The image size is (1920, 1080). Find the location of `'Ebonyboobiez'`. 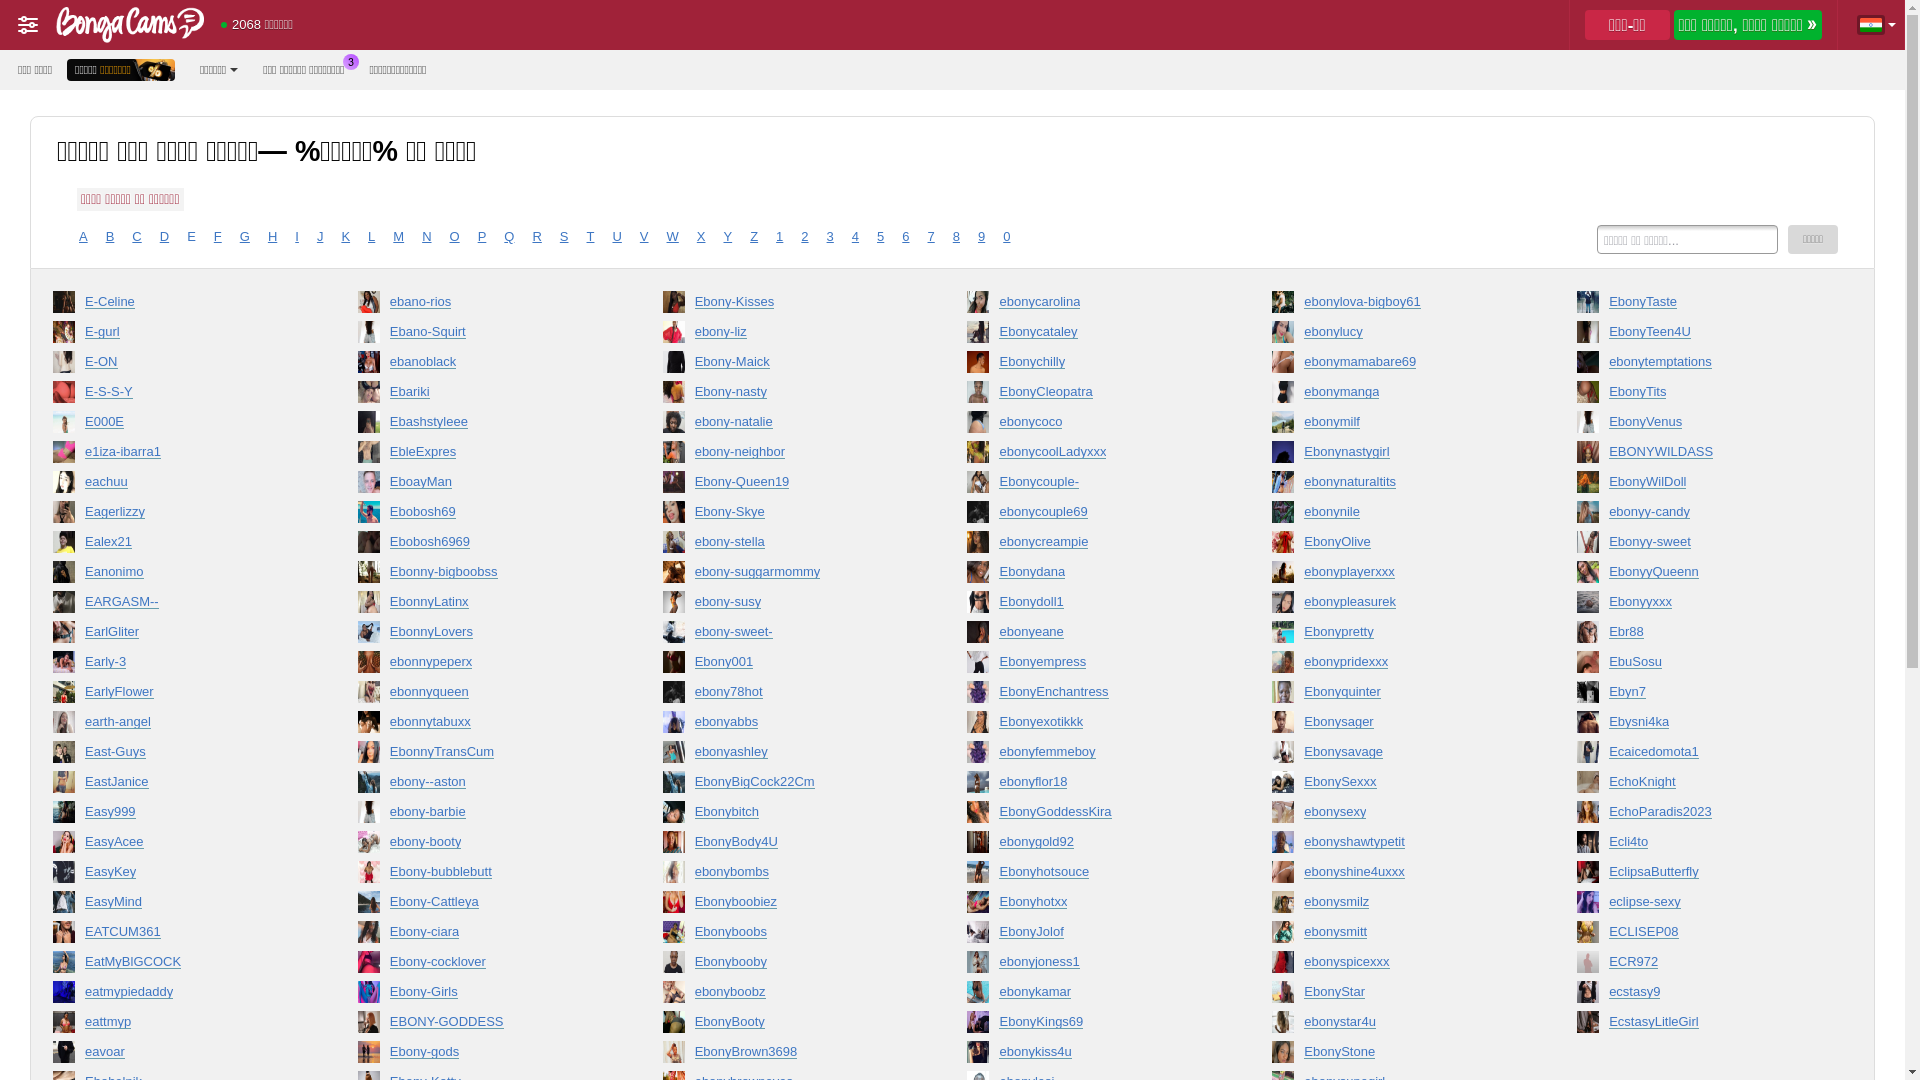

'Ebonyboobiez' is located at coordinates (786, 906).